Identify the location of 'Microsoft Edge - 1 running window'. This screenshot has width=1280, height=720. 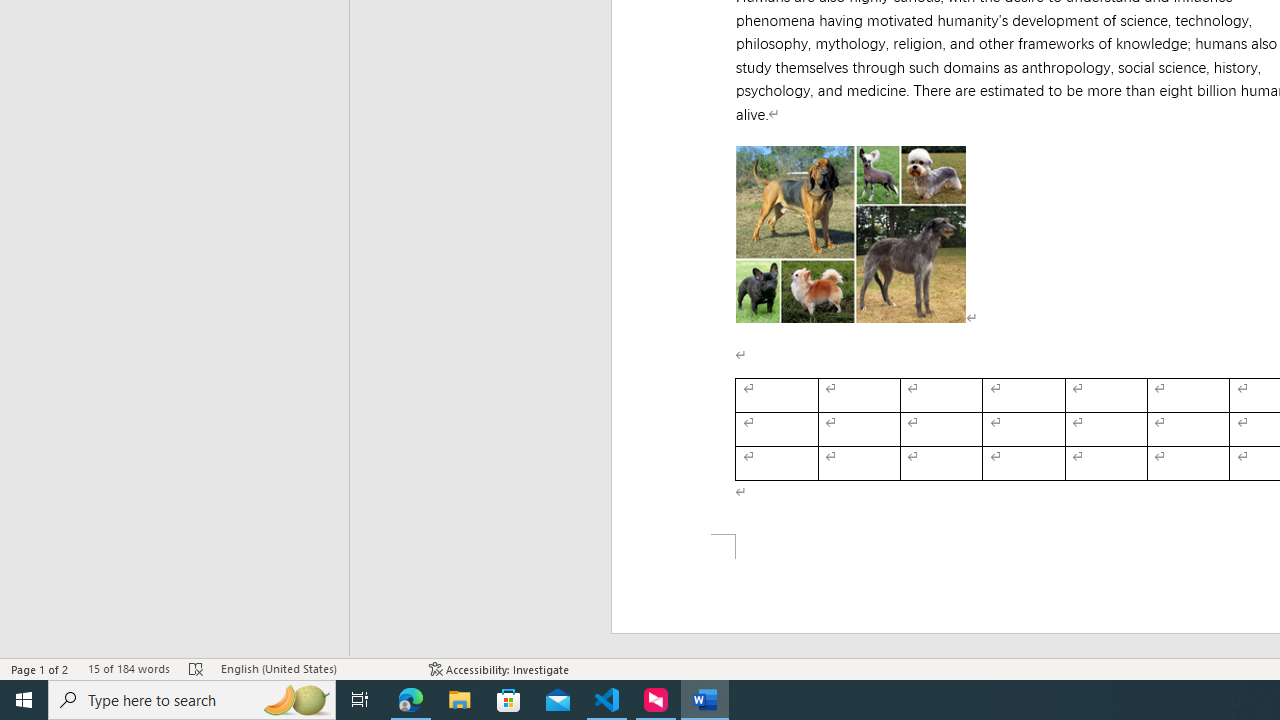
(410, 698).